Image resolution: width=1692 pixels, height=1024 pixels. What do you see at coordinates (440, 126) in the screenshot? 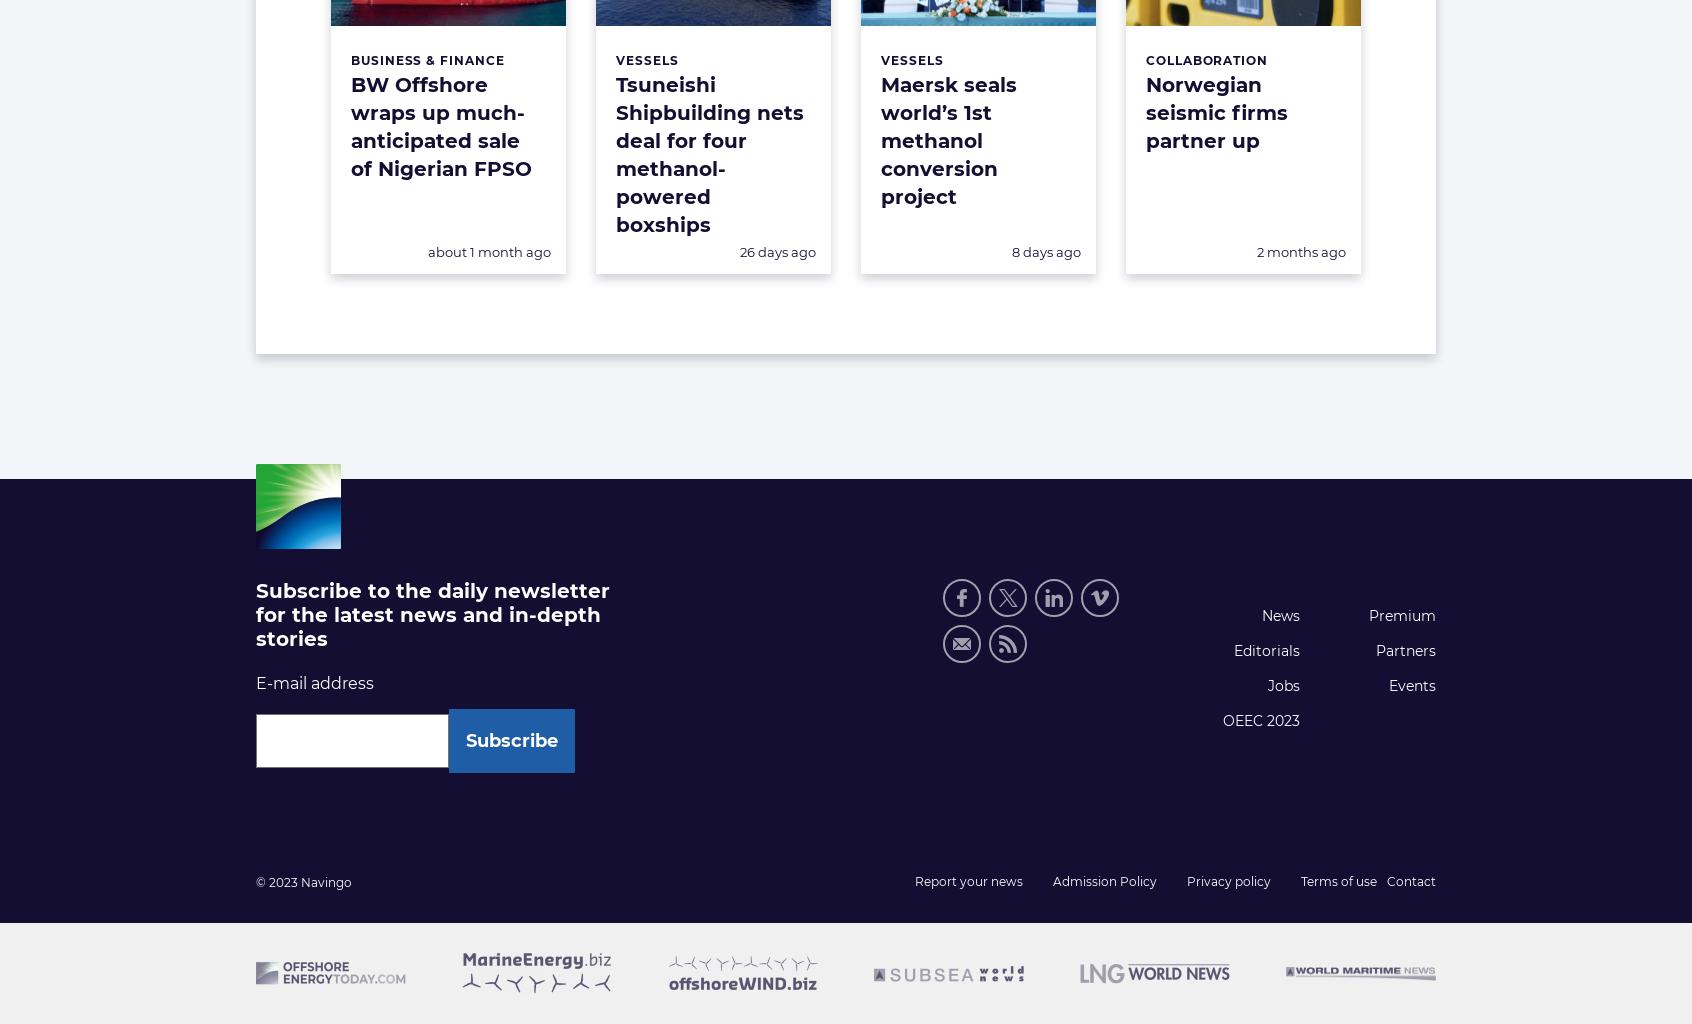
I see `'BW Offshore wraps up much-anticipated sale of Nigerian FPSO'` at bounding box center [440, 126].